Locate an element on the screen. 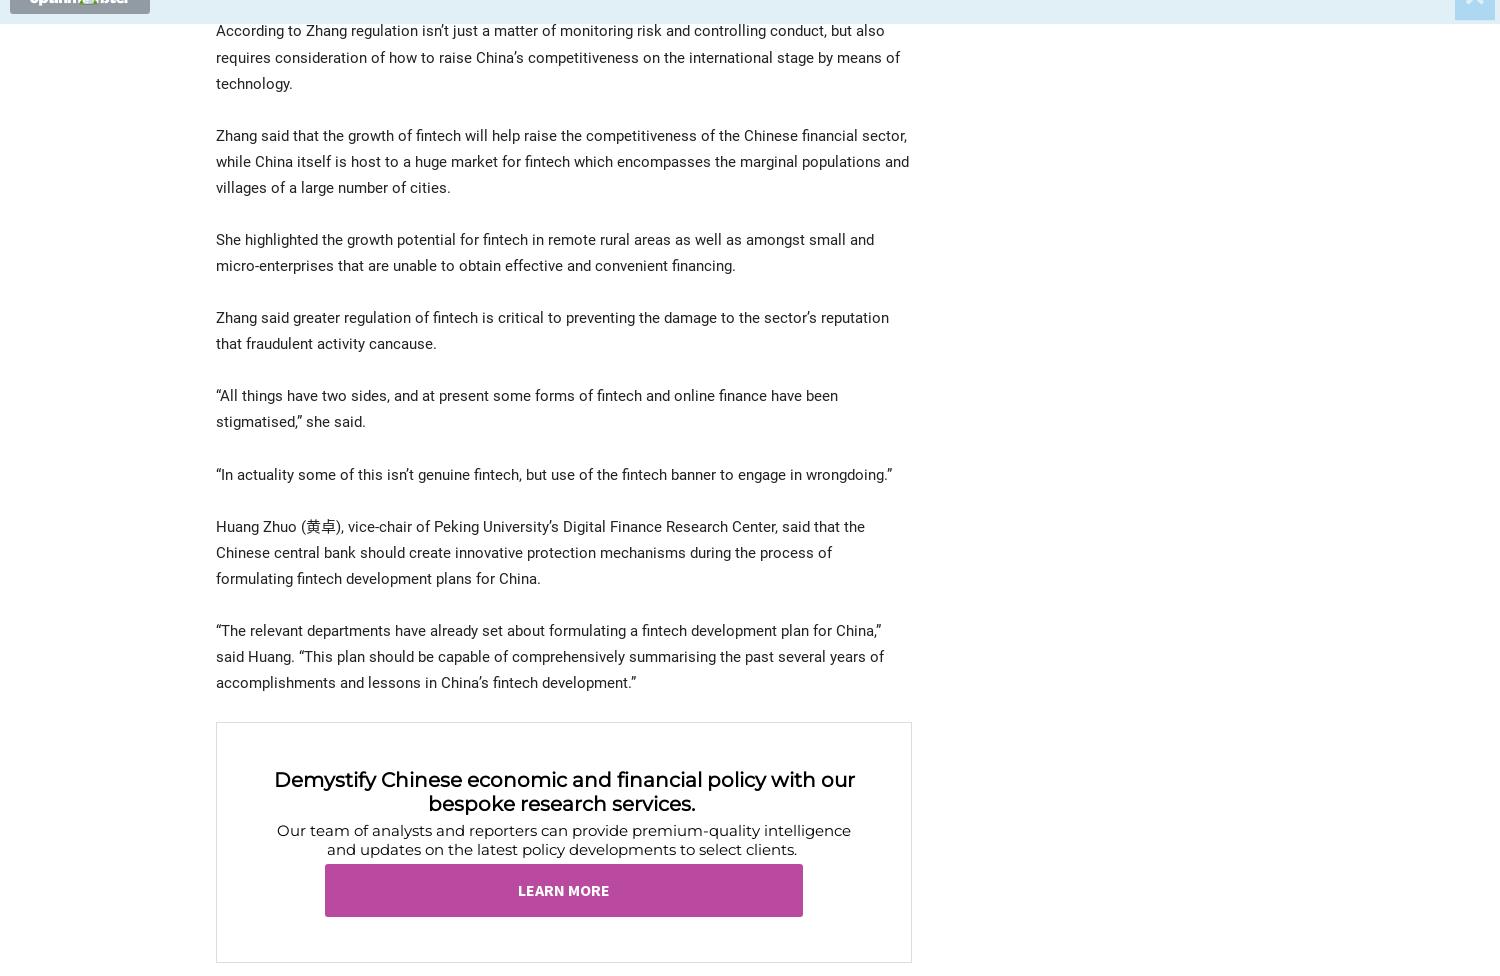 This screenshot has height=976, width=1500. '“The relevant departments have already set about formulating a fintech development plan for China,” said Huang. “This plan should be capable of comprehensively summarising the past several years of accomplishments and lessons in China’s fintech development.”' is located at coordinates (550, 655).